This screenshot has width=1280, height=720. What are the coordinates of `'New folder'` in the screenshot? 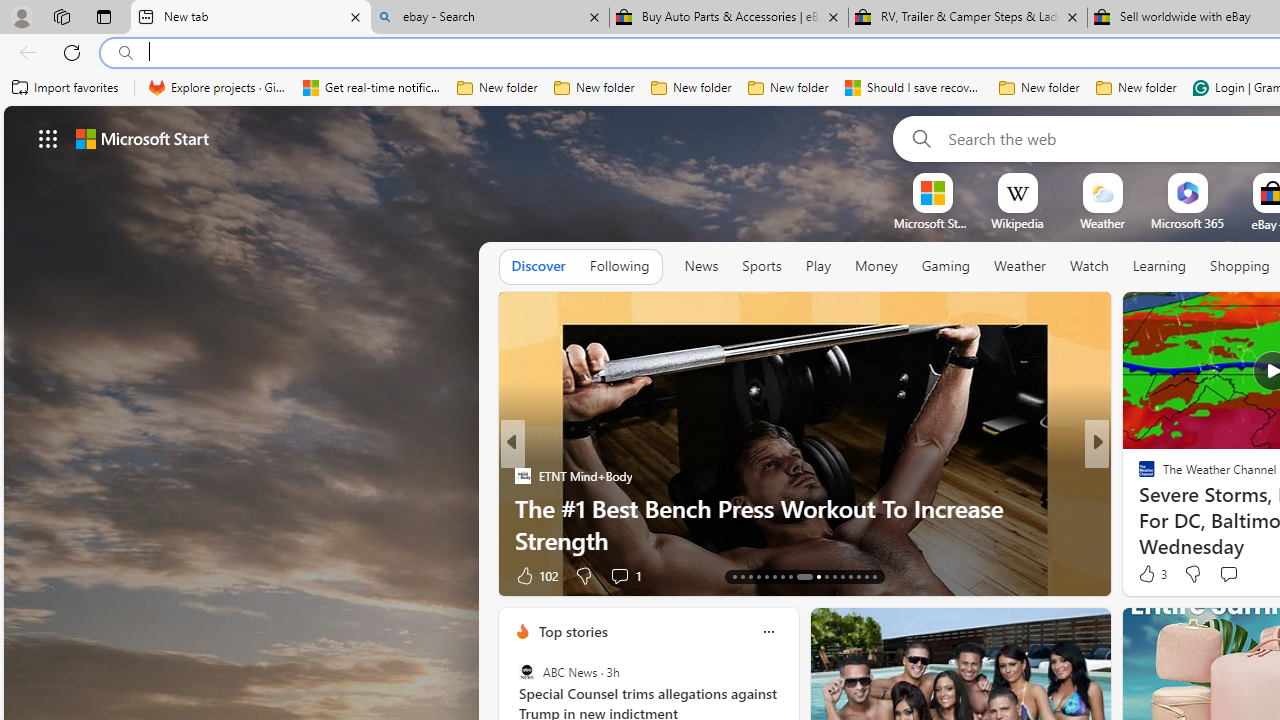 It's located at (1136, 87).